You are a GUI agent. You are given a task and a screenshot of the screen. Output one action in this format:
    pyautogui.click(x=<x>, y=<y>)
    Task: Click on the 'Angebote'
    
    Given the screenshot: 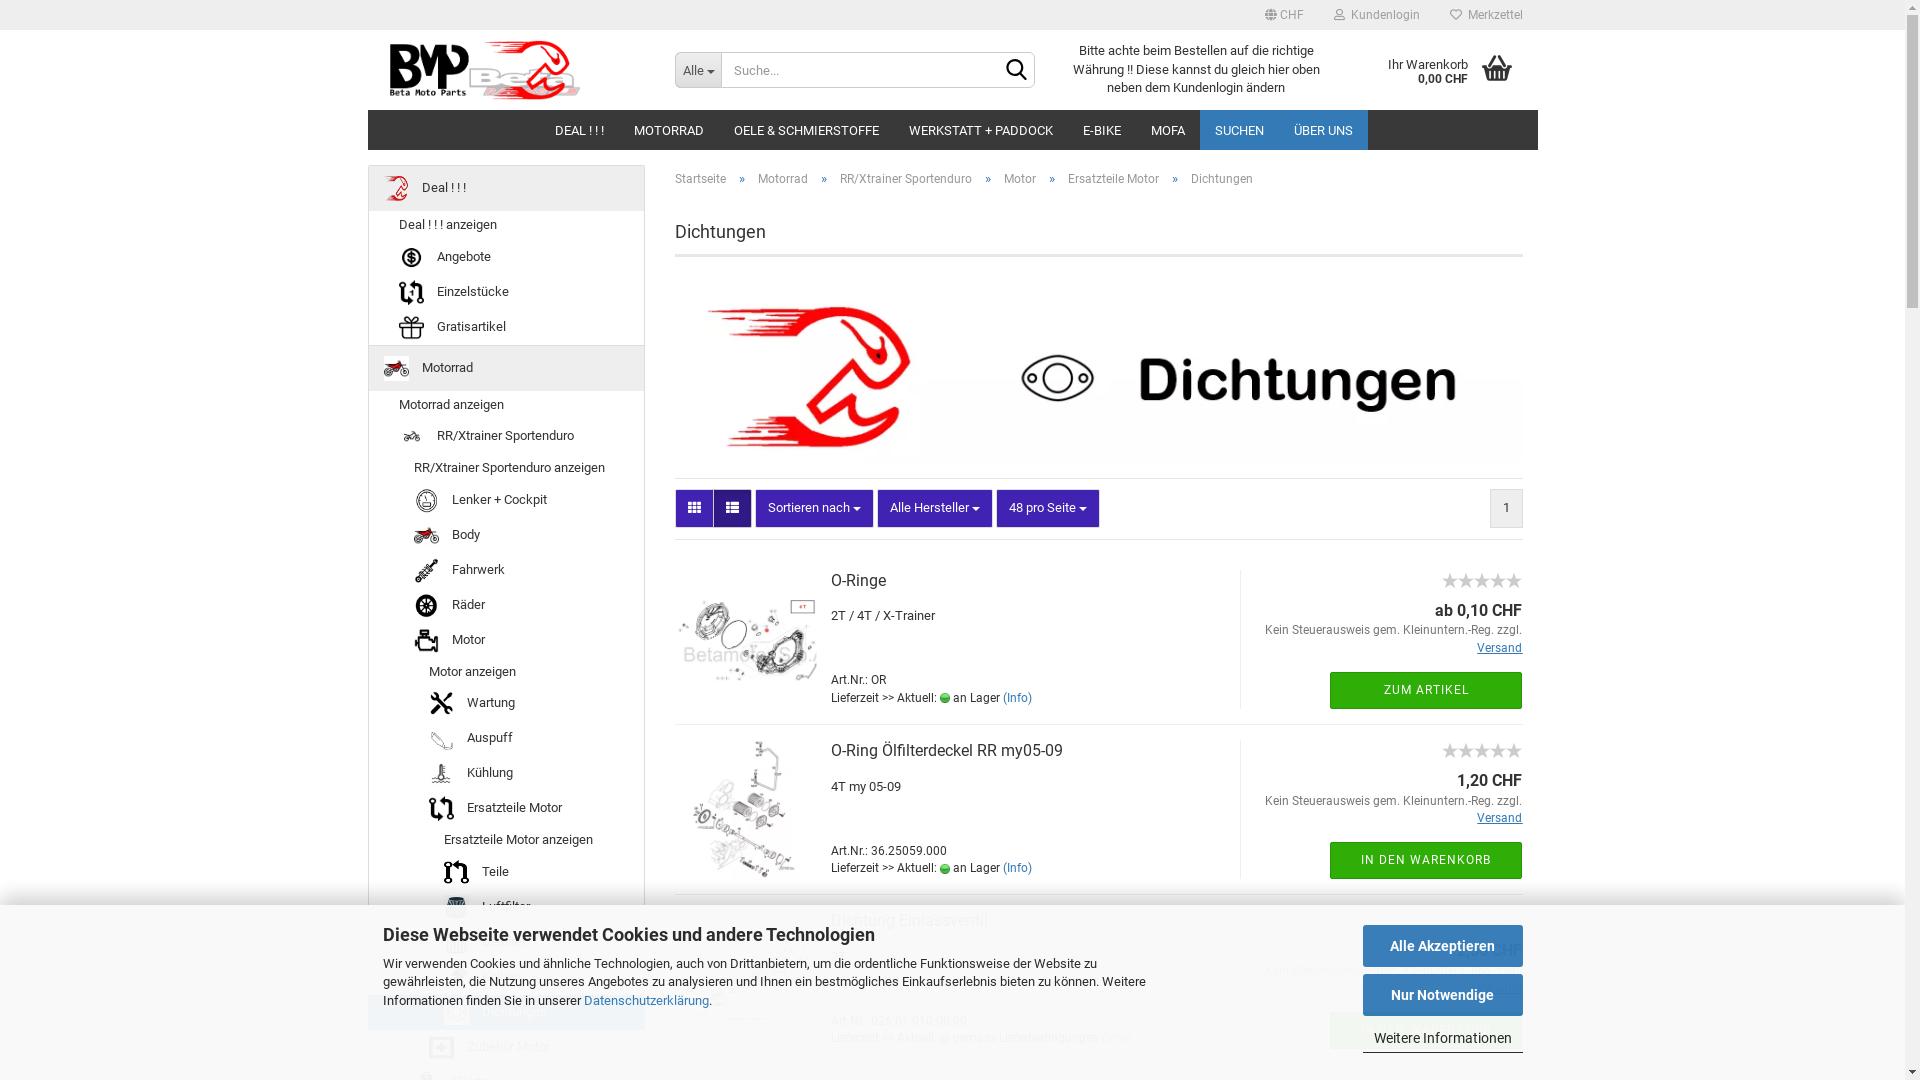 What is the action you would take?
    pyautogui.click(x=505, y=256)
    